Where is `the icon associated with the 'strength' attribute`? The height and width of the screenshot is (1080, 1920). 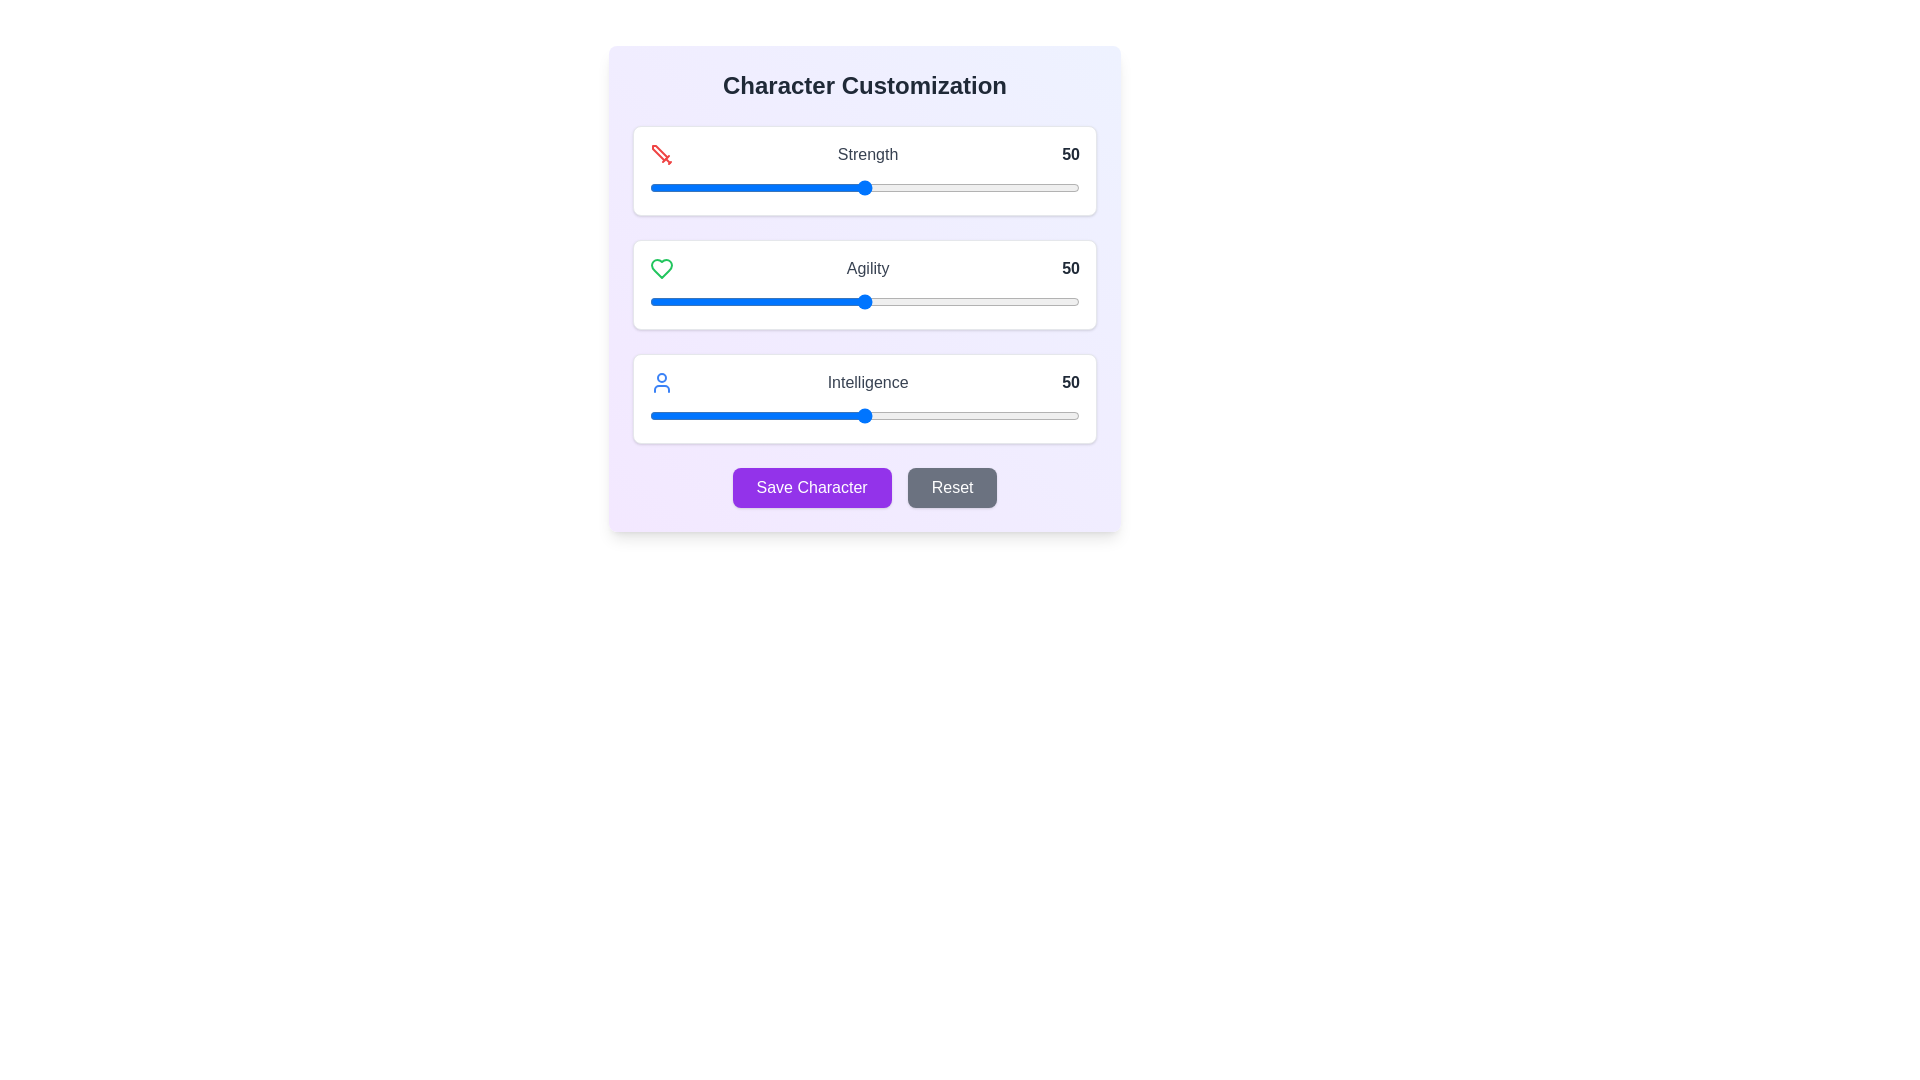 the icon associated with the 'strength' attribute is located at coordinates (662, 153).